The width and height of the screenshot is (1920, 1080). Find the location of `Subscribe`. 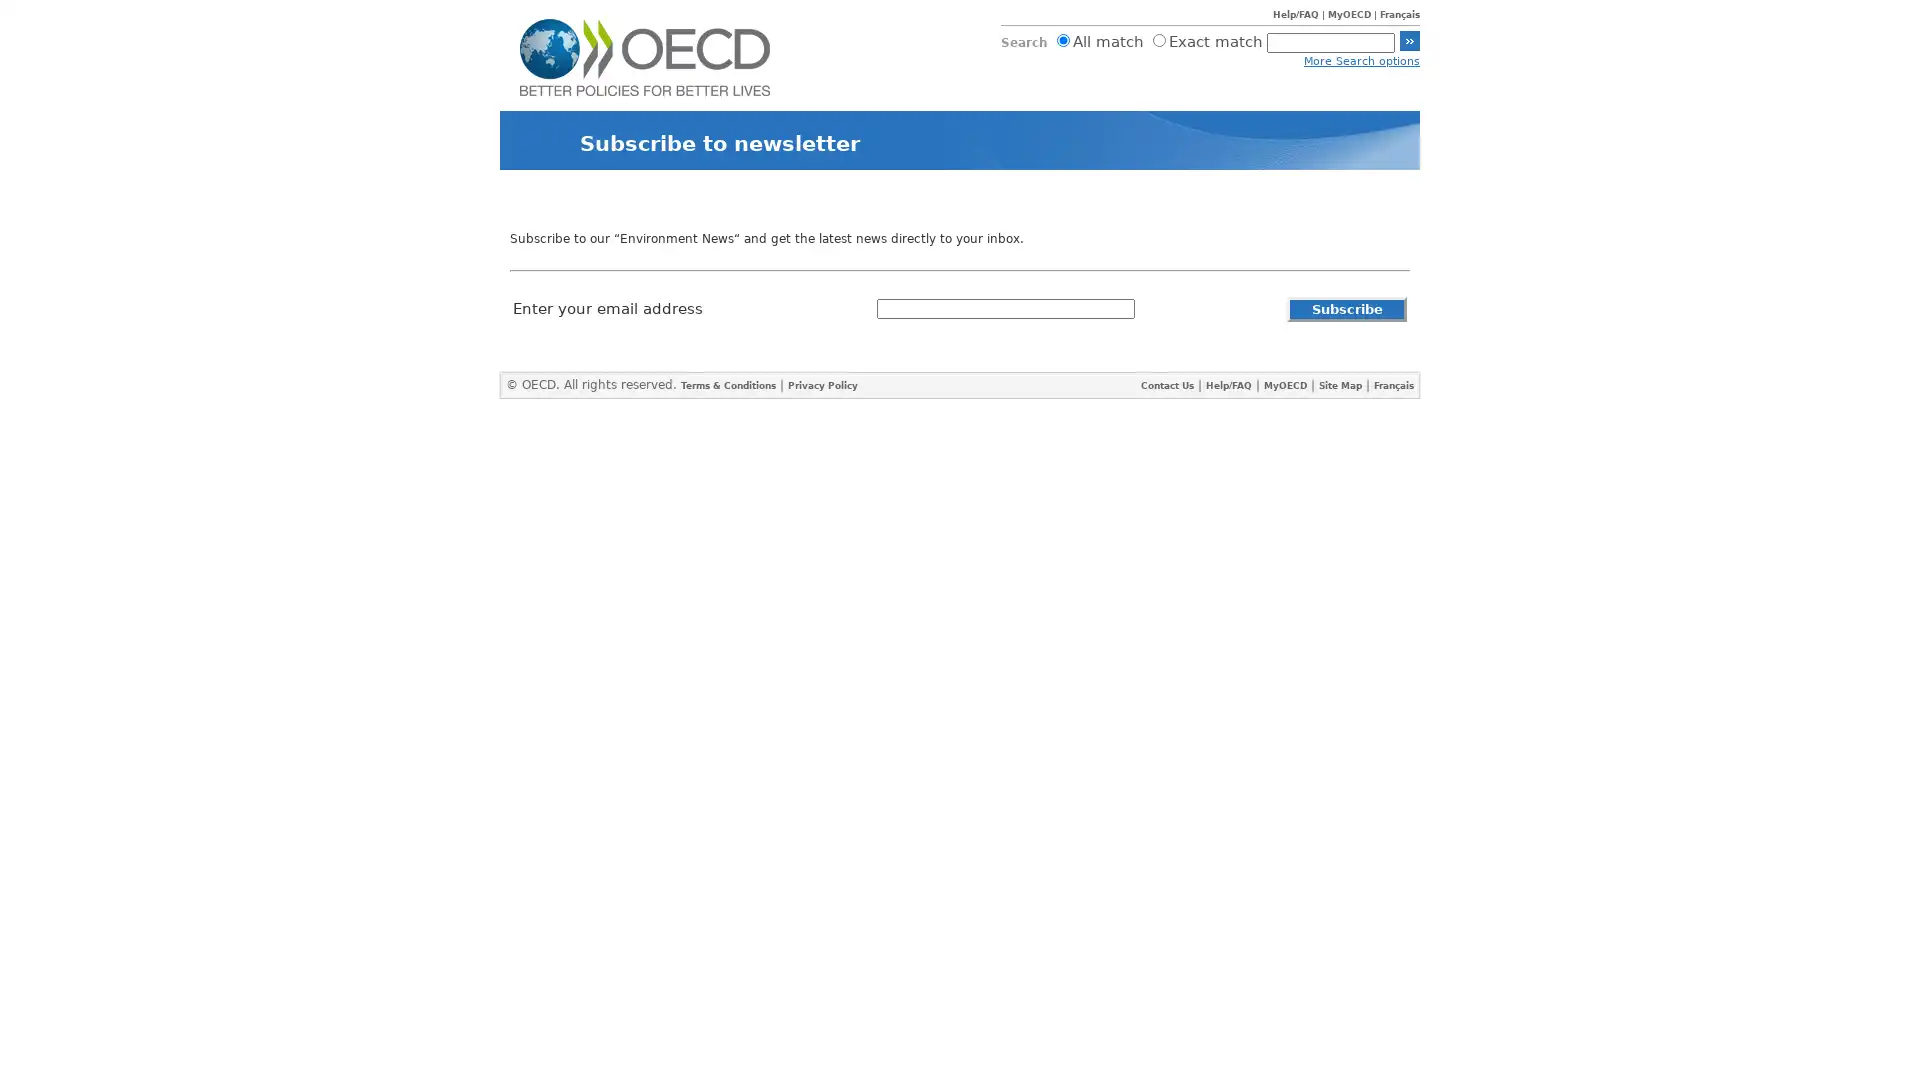

Subscribe is located at coordinates (1347, 308).